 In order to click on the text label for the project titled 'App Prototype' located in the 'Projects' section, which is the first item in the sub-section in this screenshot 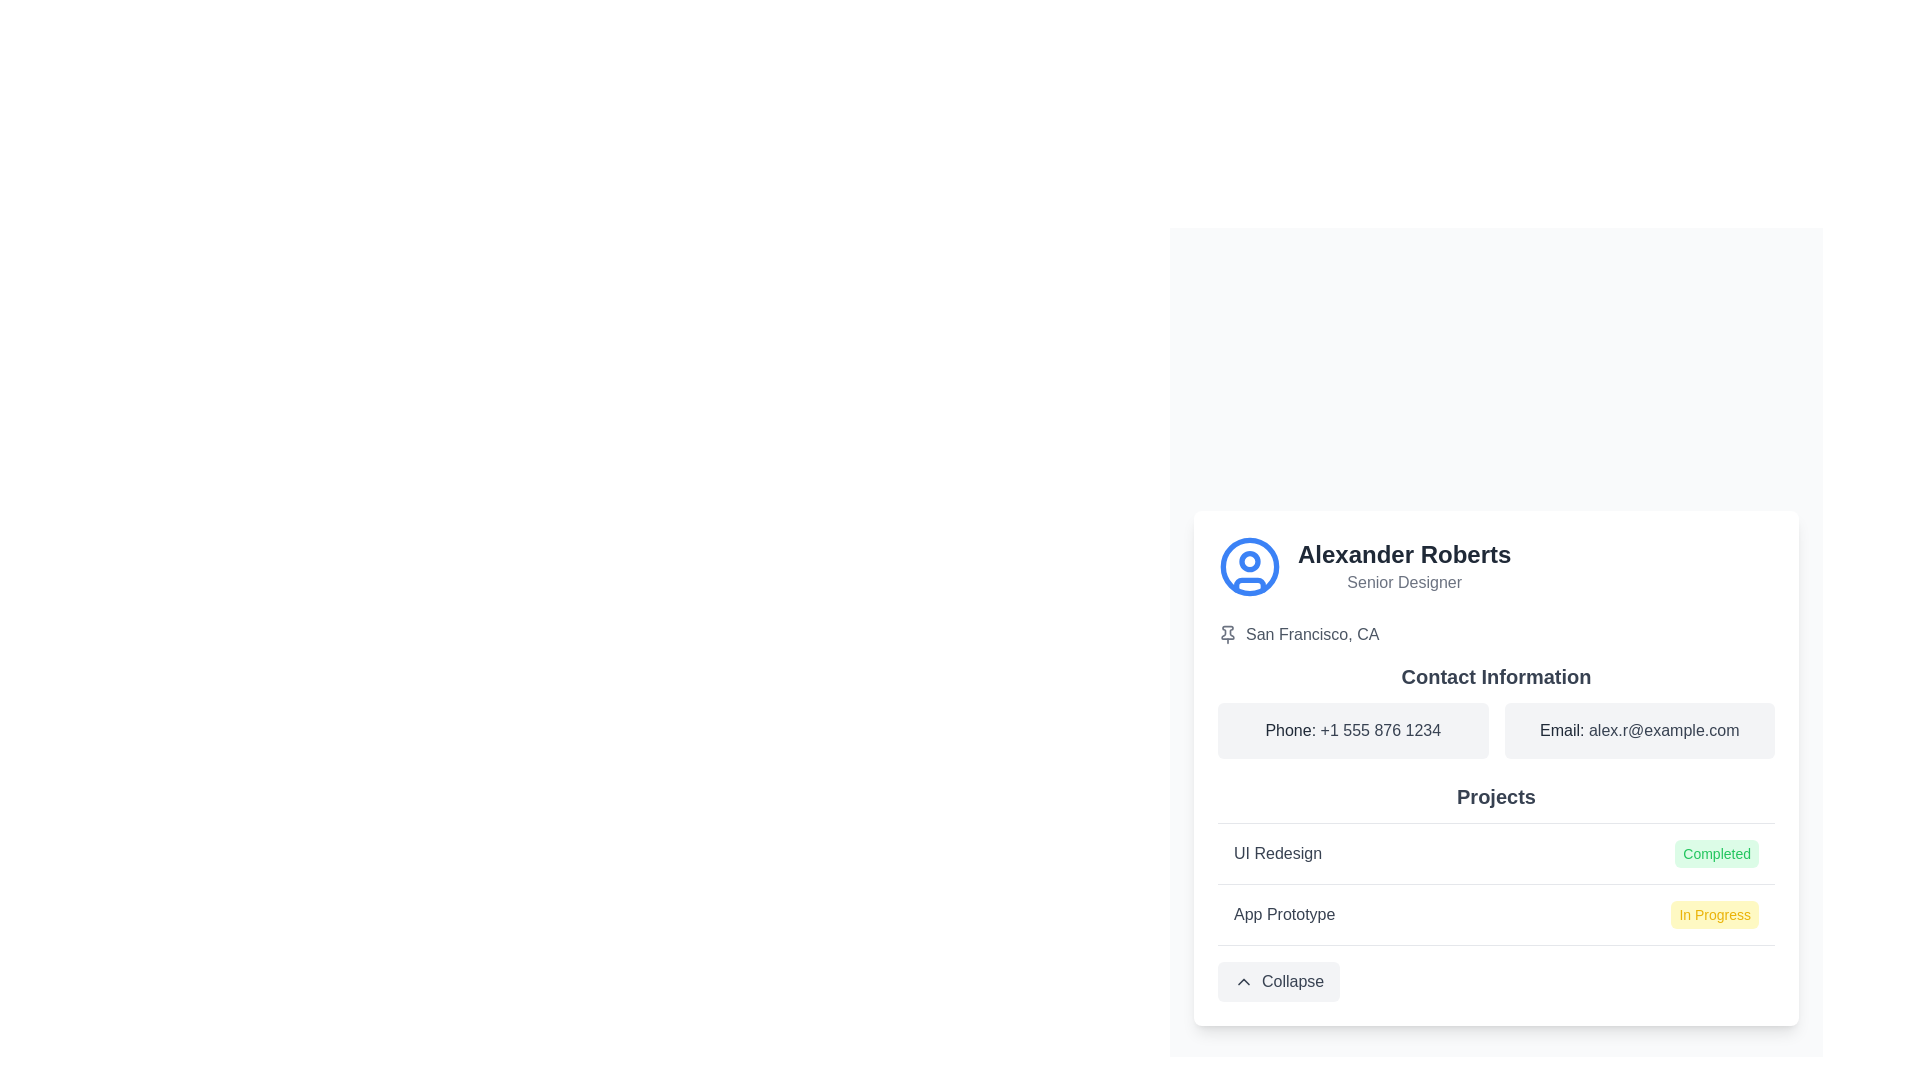, I will do `click(1284, 914)`.